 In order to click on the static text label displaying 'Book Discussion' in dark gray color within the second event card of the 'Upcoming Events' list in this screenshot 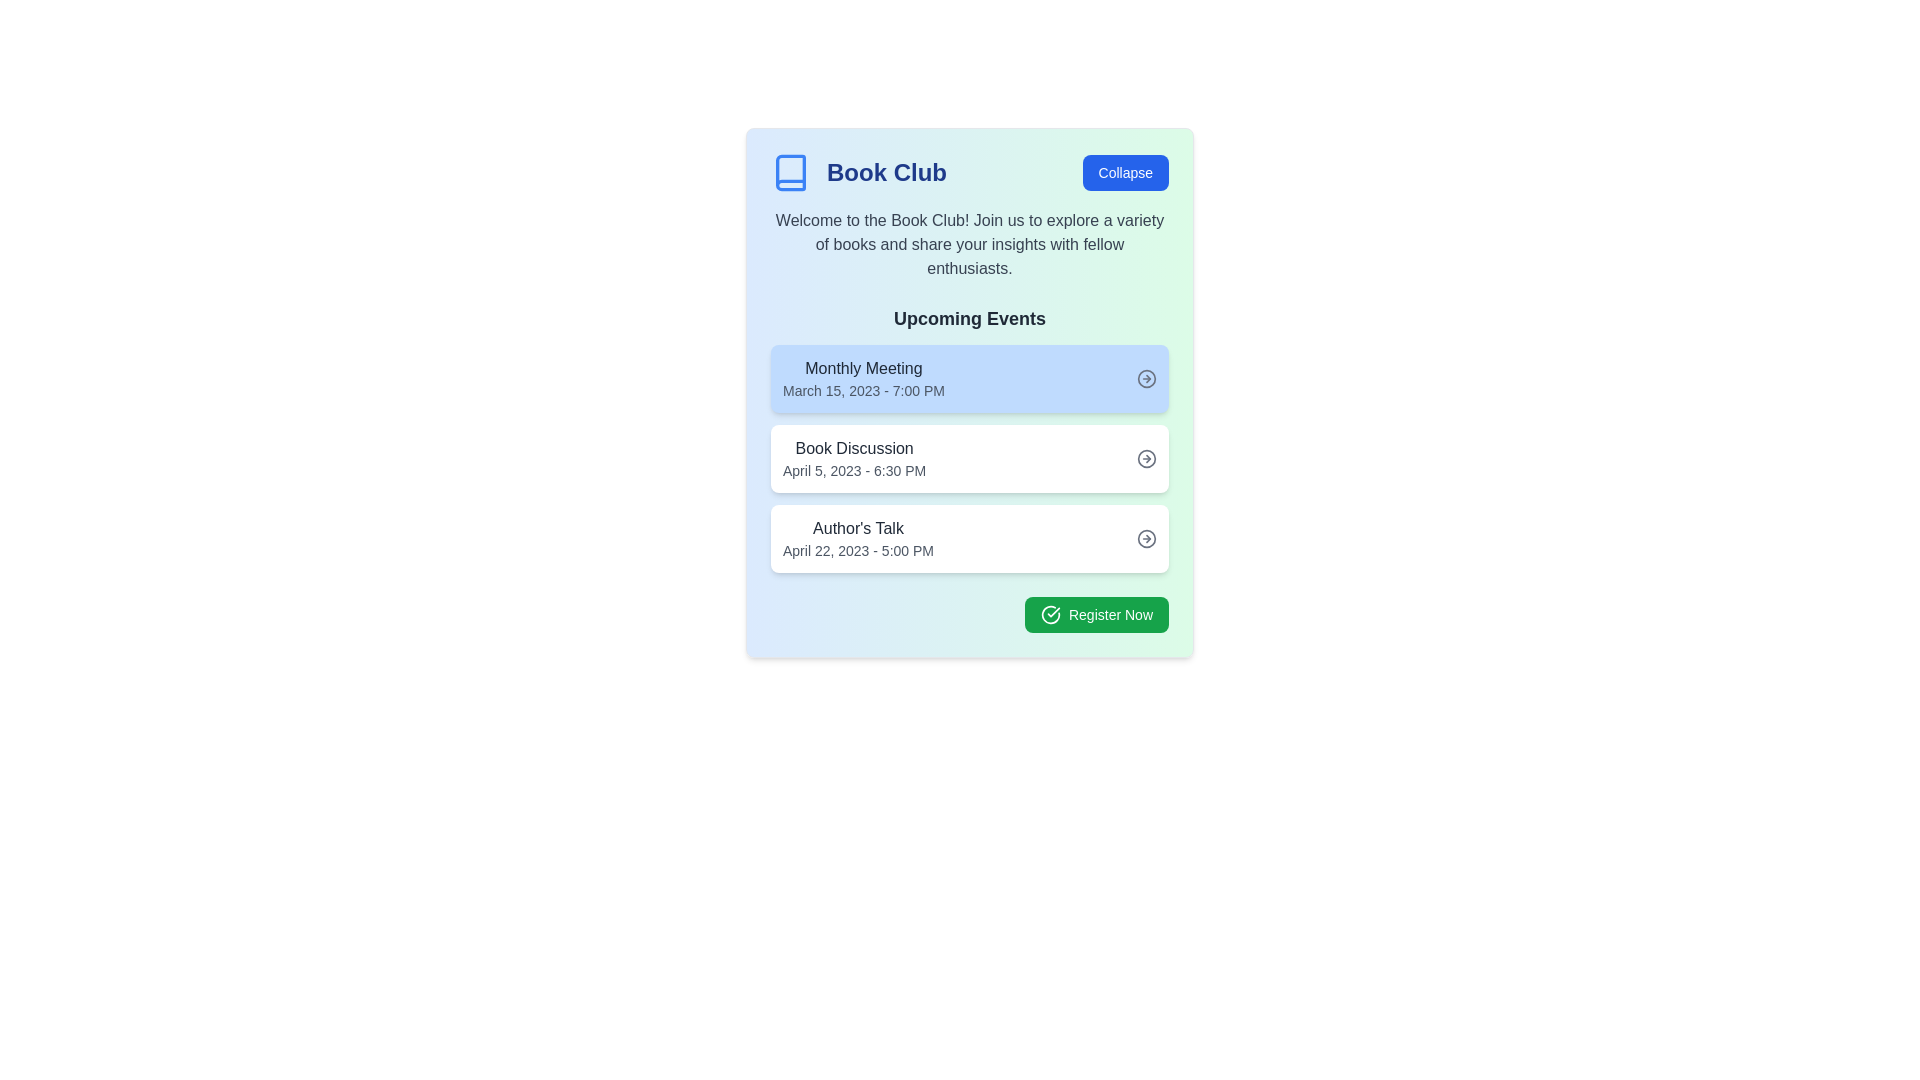, I will do `click(854, 447)`.